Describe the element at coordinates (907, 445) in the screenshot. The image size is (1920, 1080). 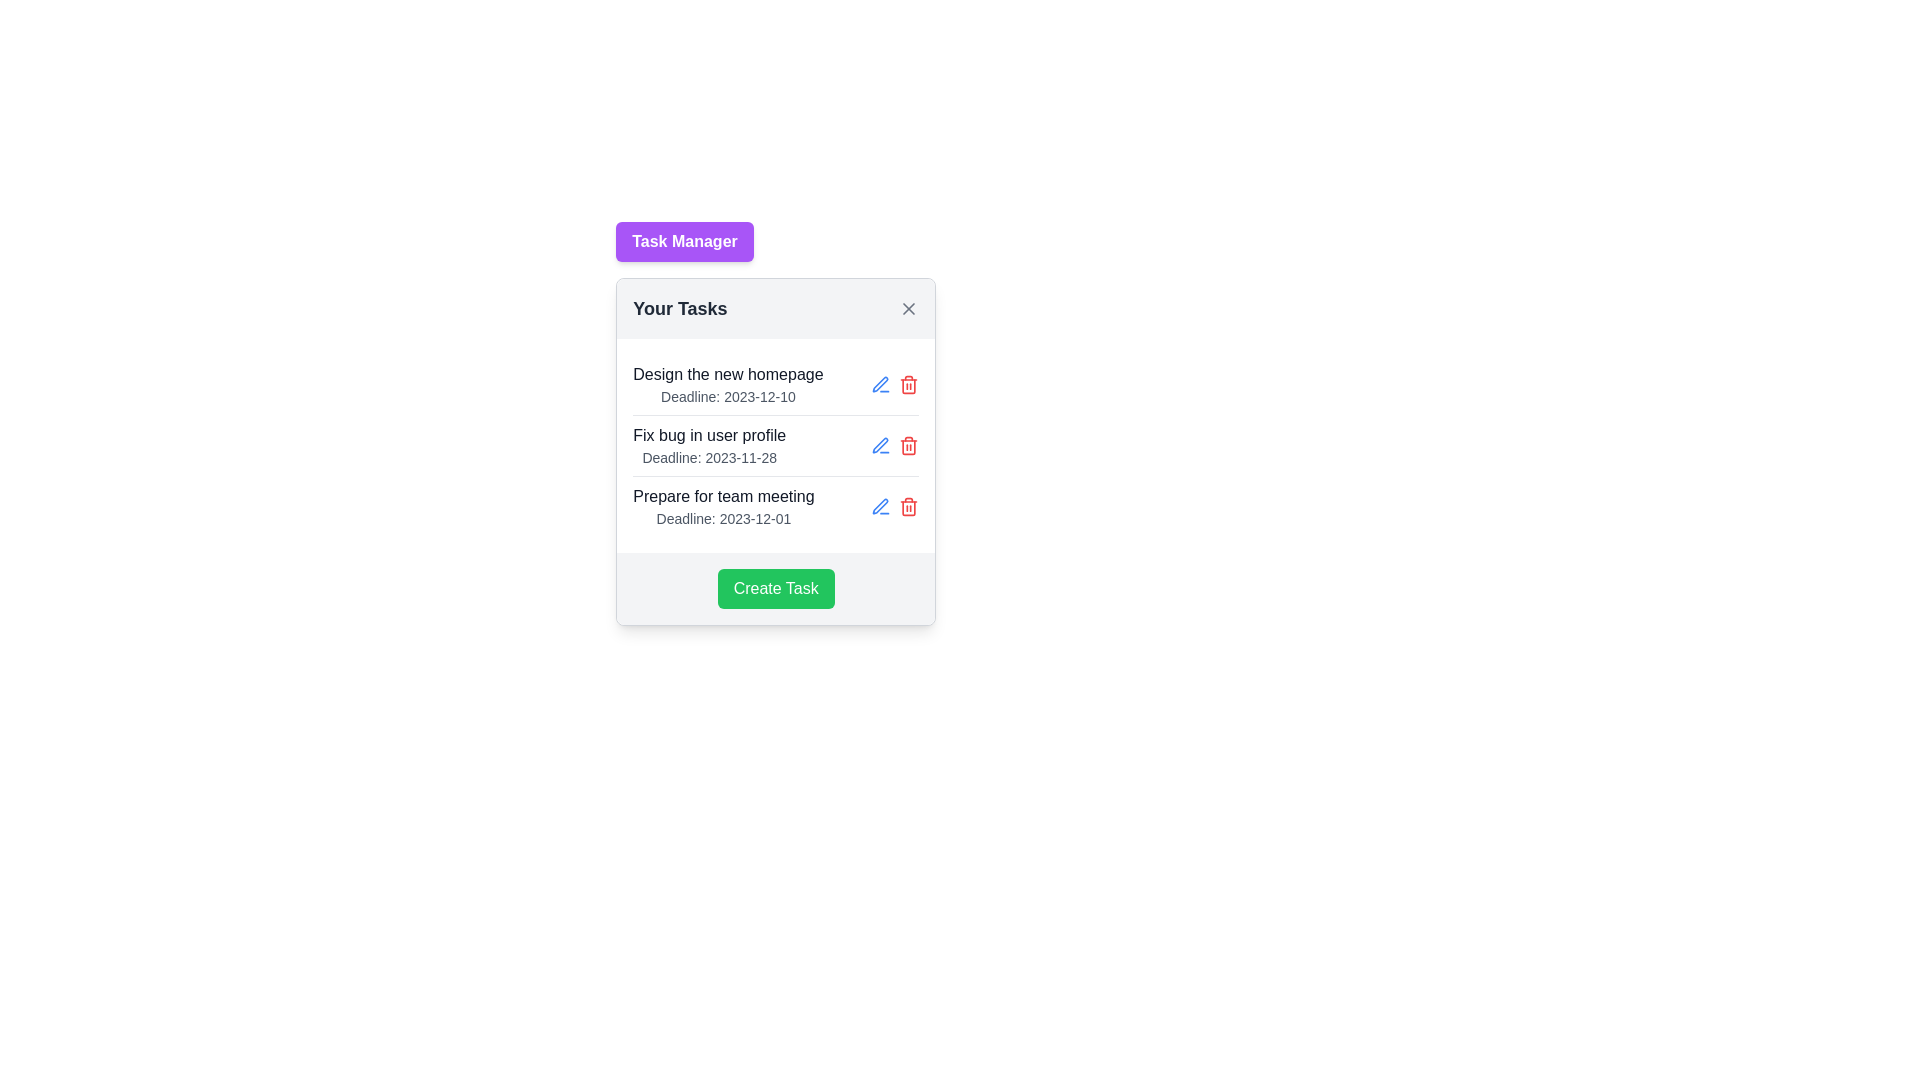
I see `the delete icon button located in the third row of the 'Your Tasks' popup card` at that location.